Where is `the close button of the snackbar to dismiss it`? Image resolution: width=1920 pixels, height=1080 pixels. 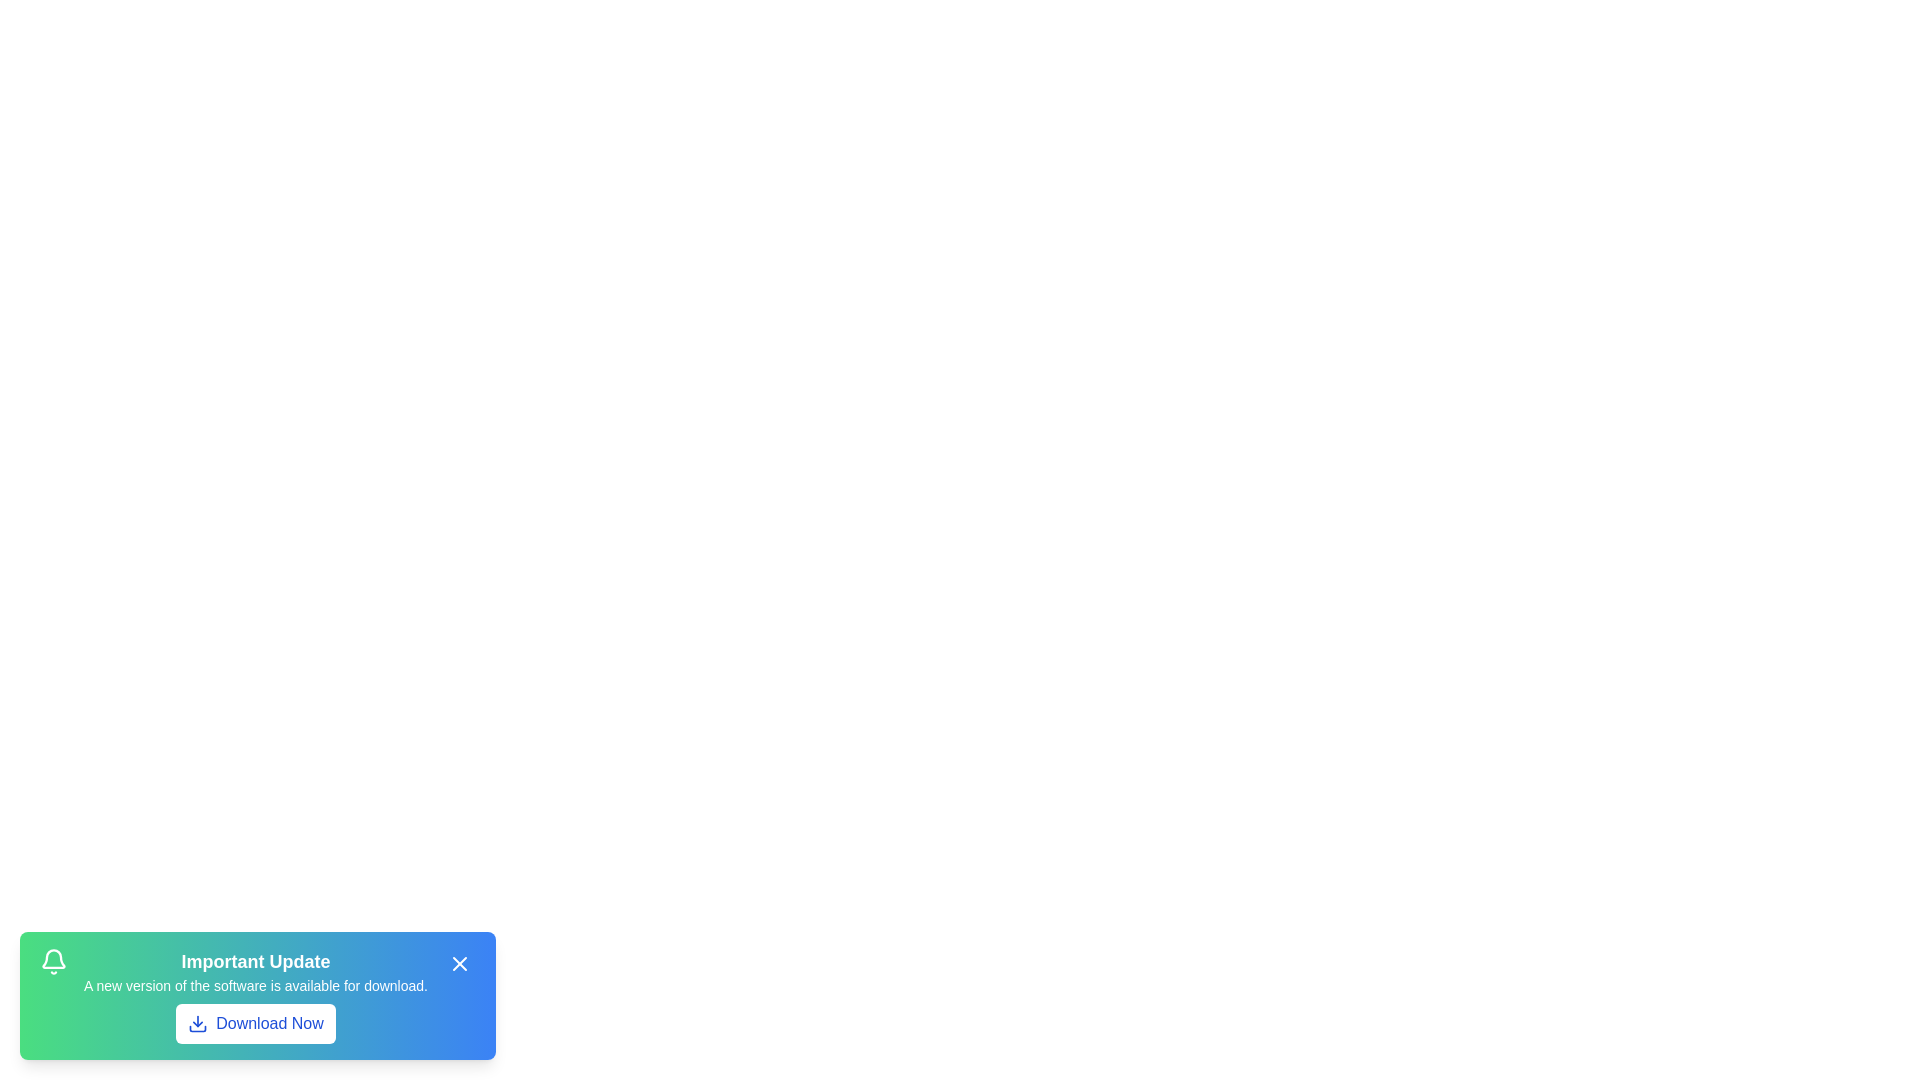 the close button of the snackbar to dismiss it is located at coordinates (459, 963).